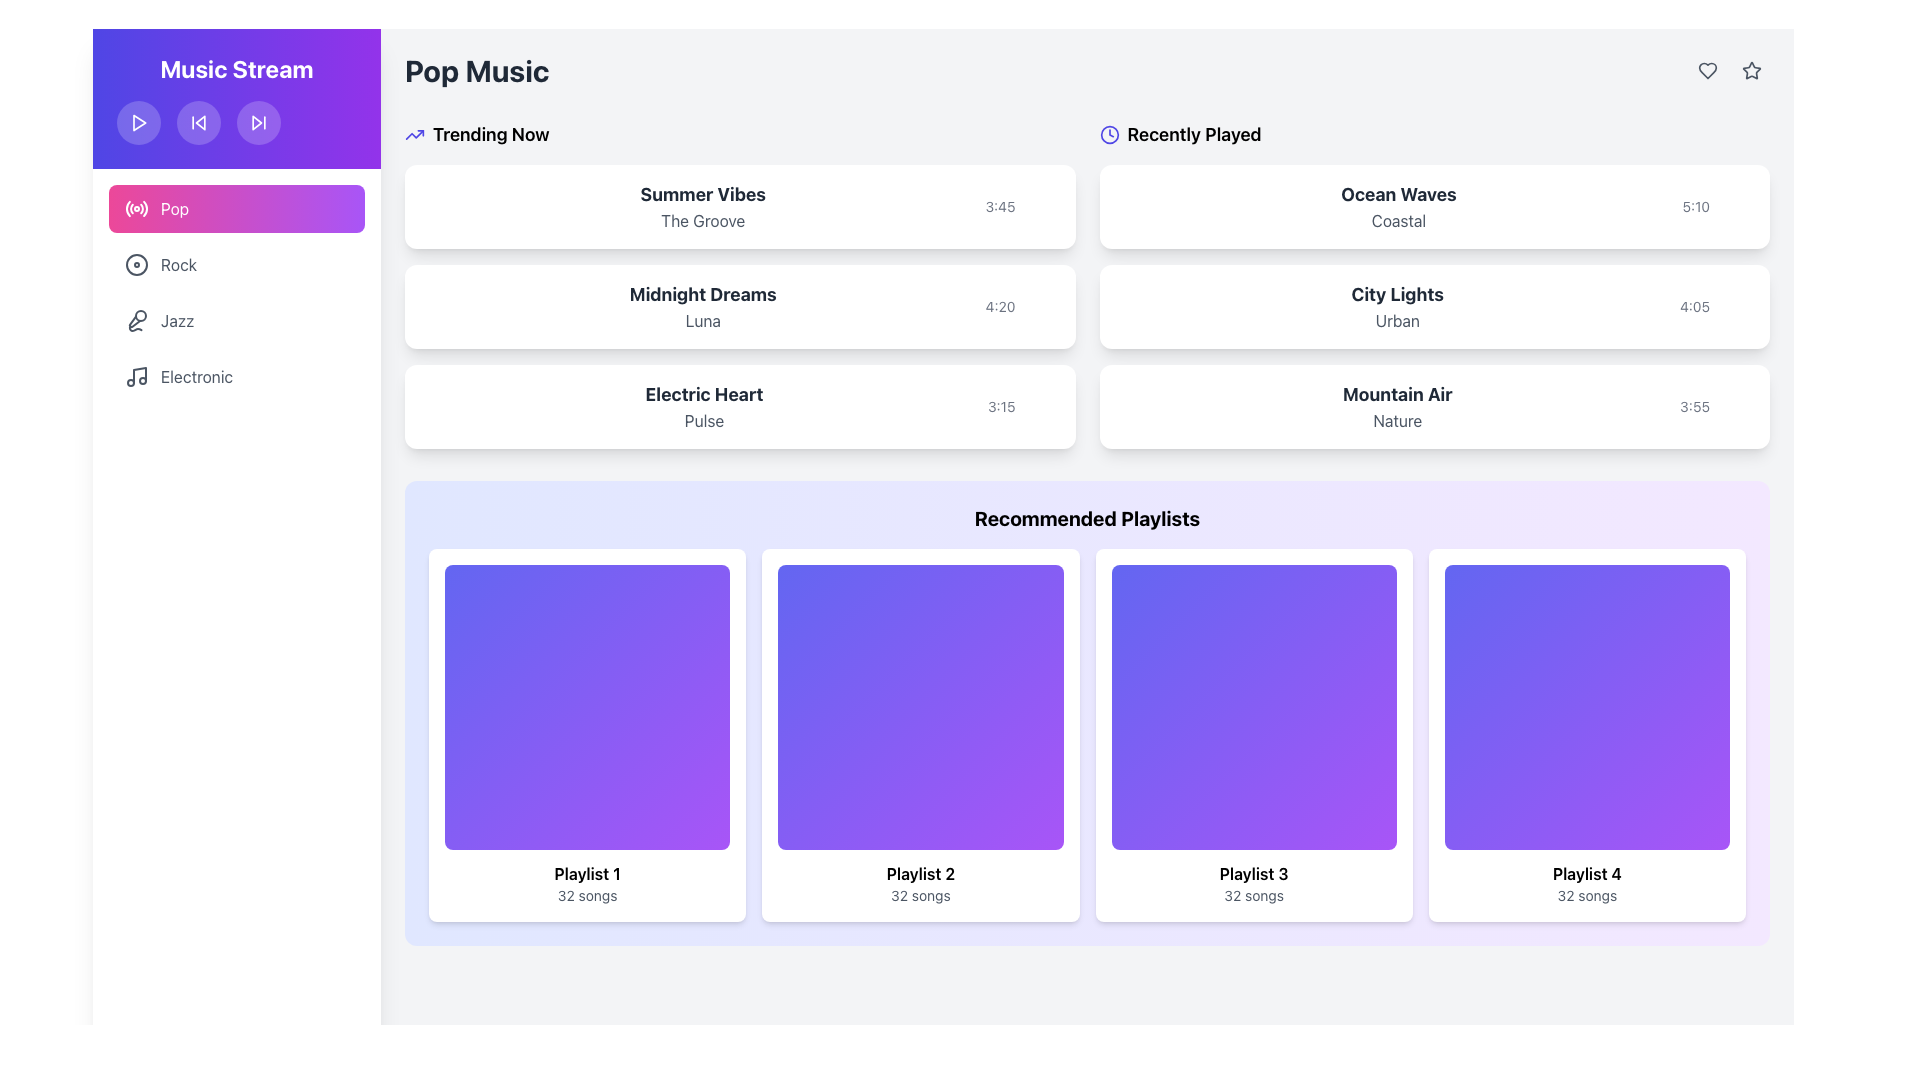 This screenshot has width=1920, height=1080. I want to click on the text label containing the word 'Pulse', styled in gray font, which is located below the text 'Electric Heart' in the 'Trending Now' section, so click(704, 419).